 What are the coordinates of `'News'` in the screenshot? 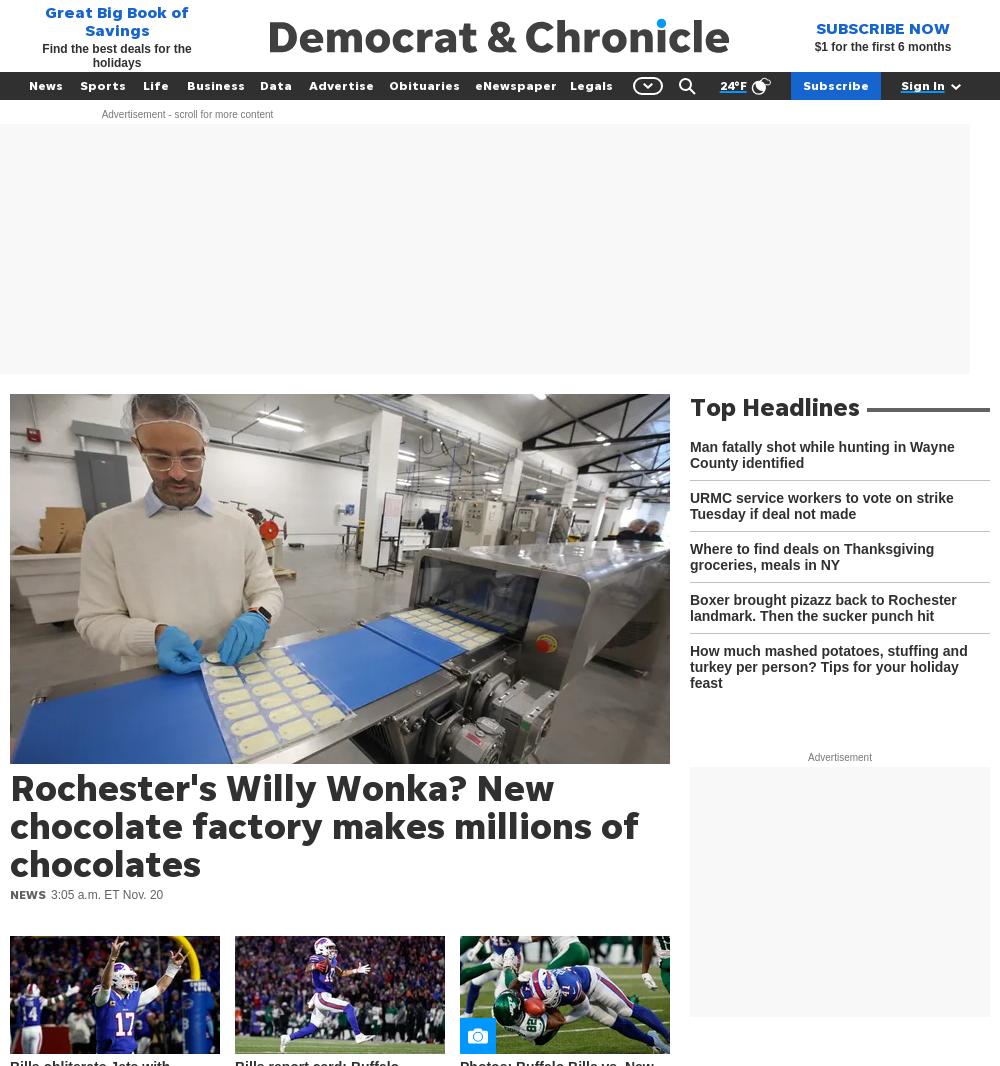 It's located at (46, 84).